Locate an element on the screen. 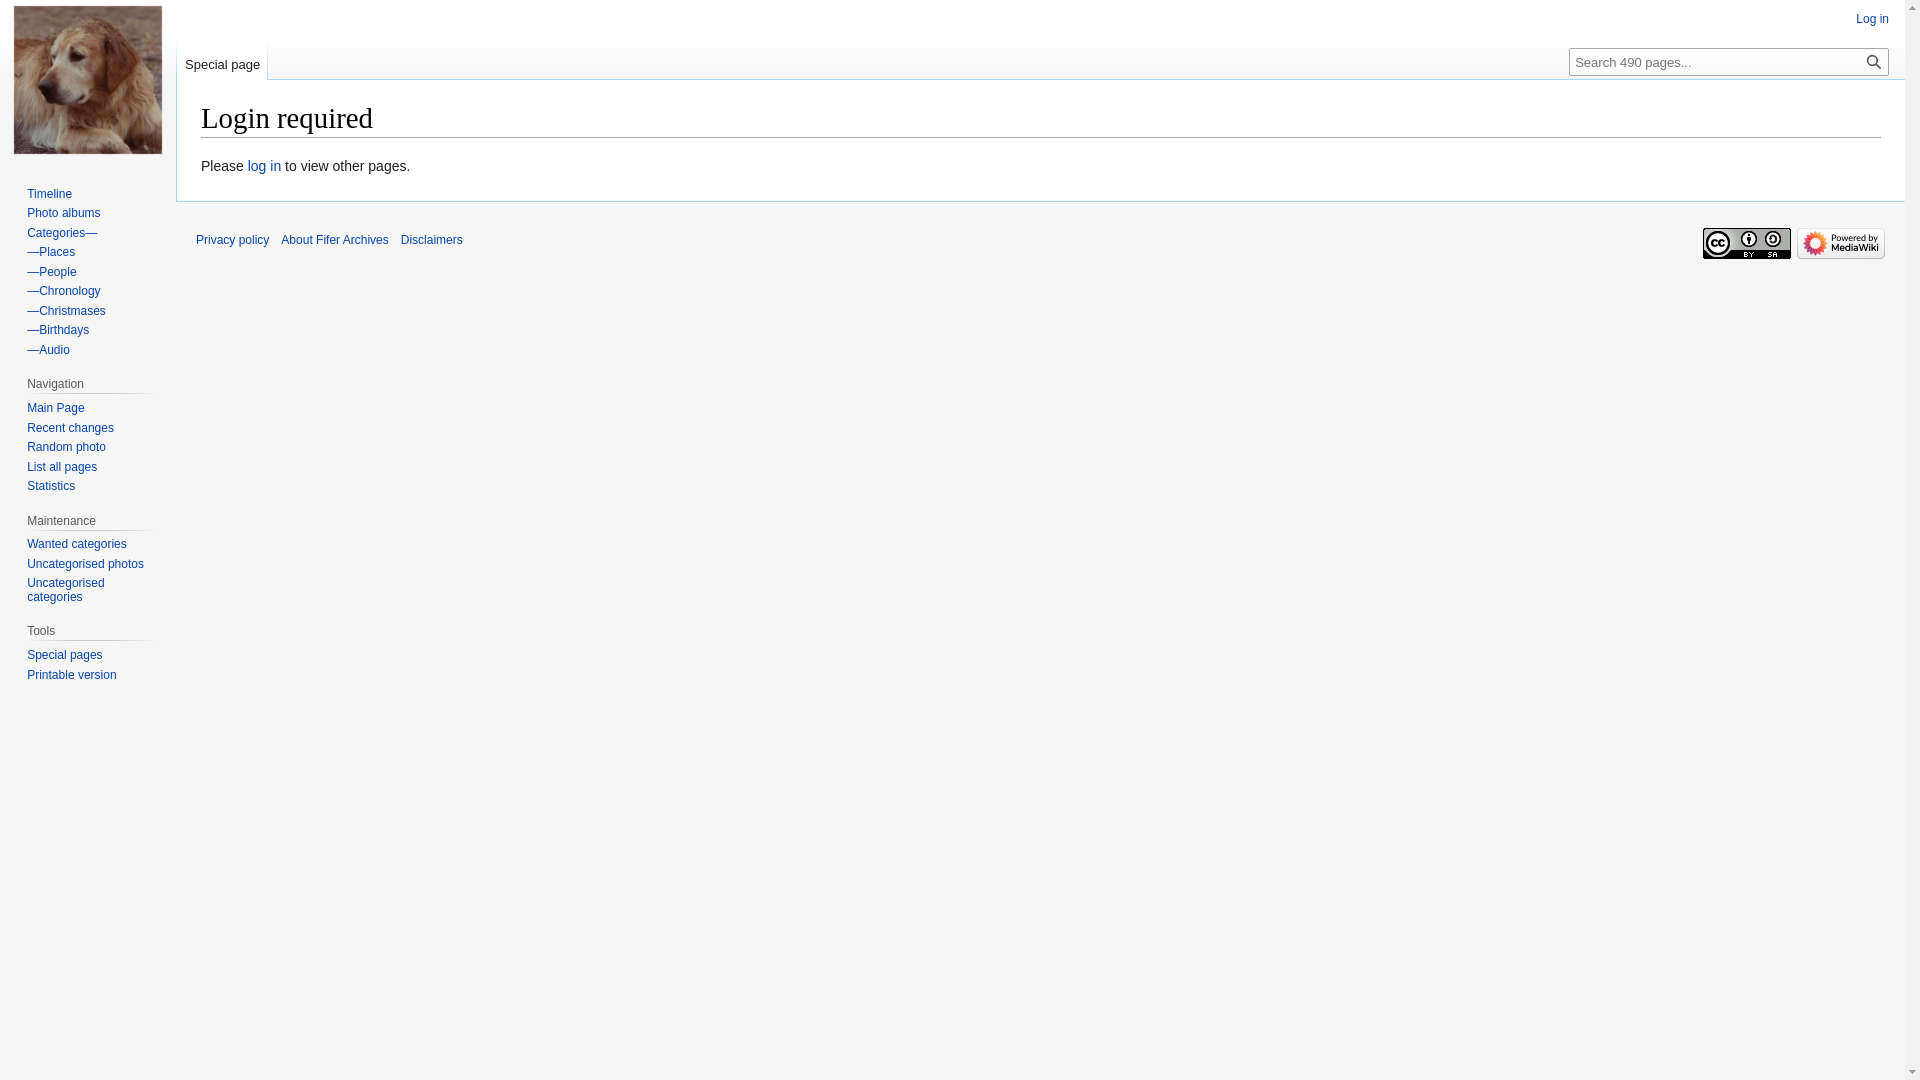  'Uncategorised photos' is located at coordinates (84, 563).